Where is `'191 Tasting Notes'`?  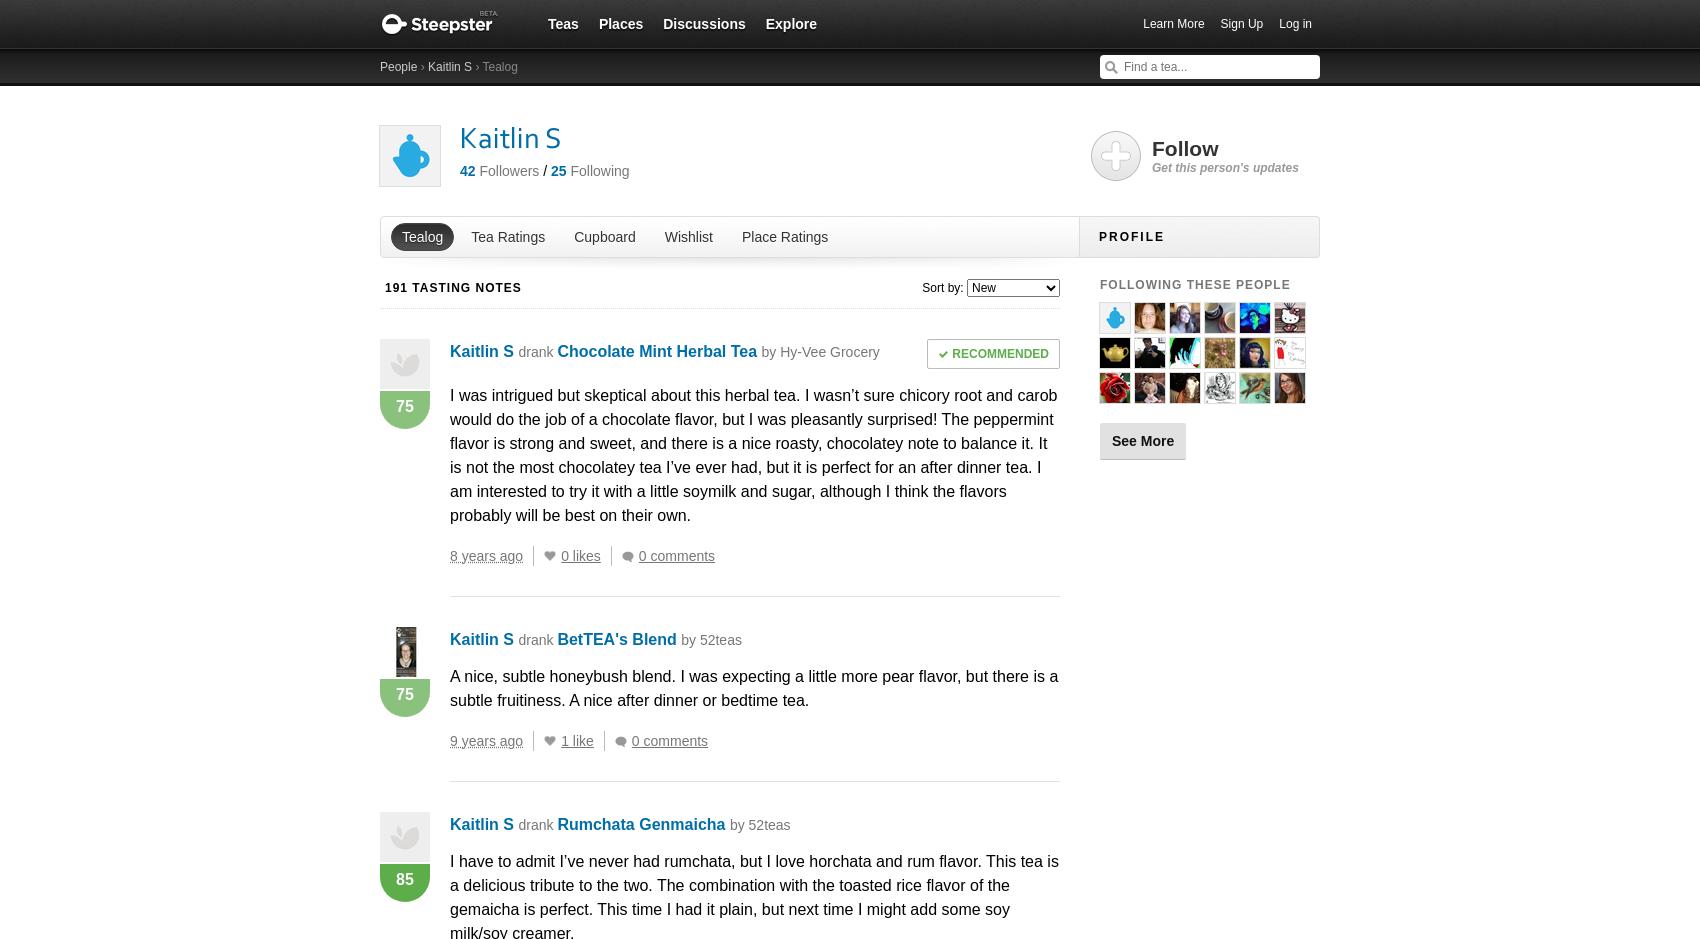 '191 Tasting Notes' is located at coordinates (453, 286).